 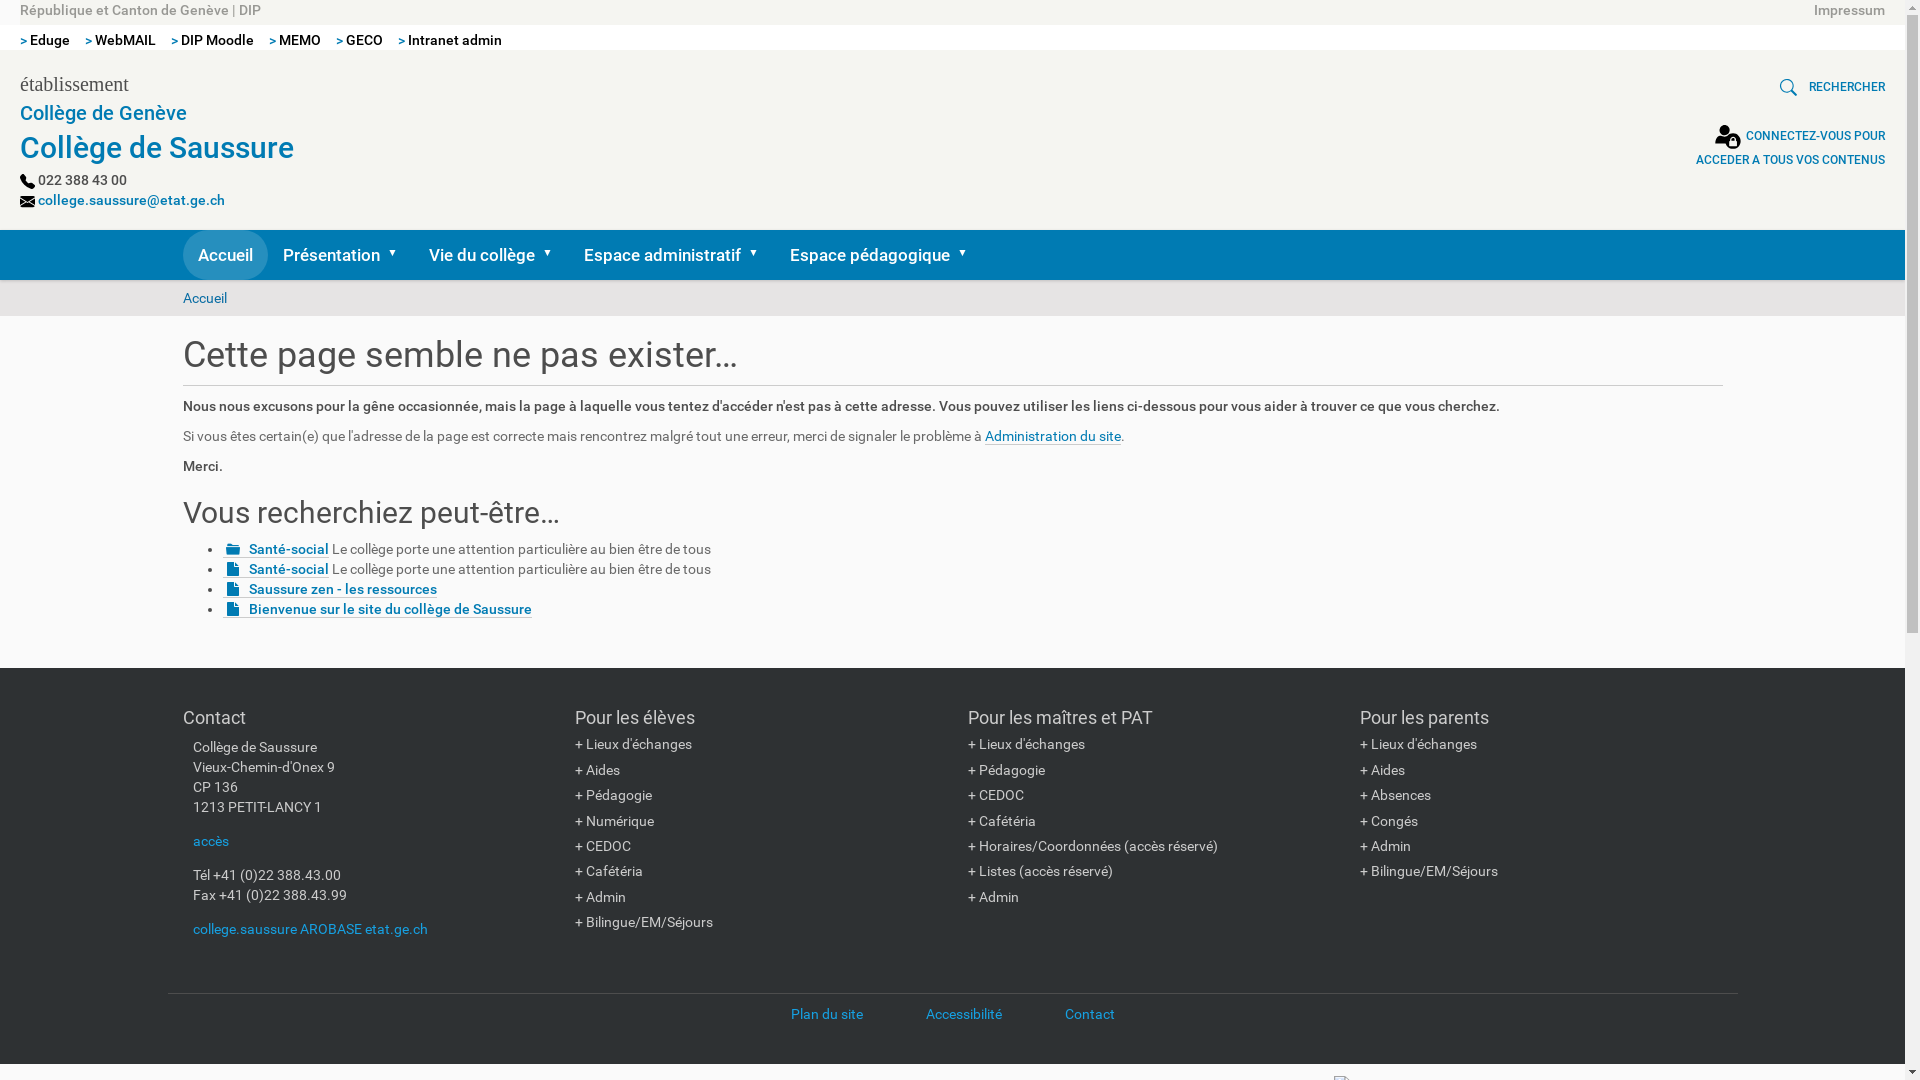 I want to click on '> Intranet admin', so click(x=449, y=39).